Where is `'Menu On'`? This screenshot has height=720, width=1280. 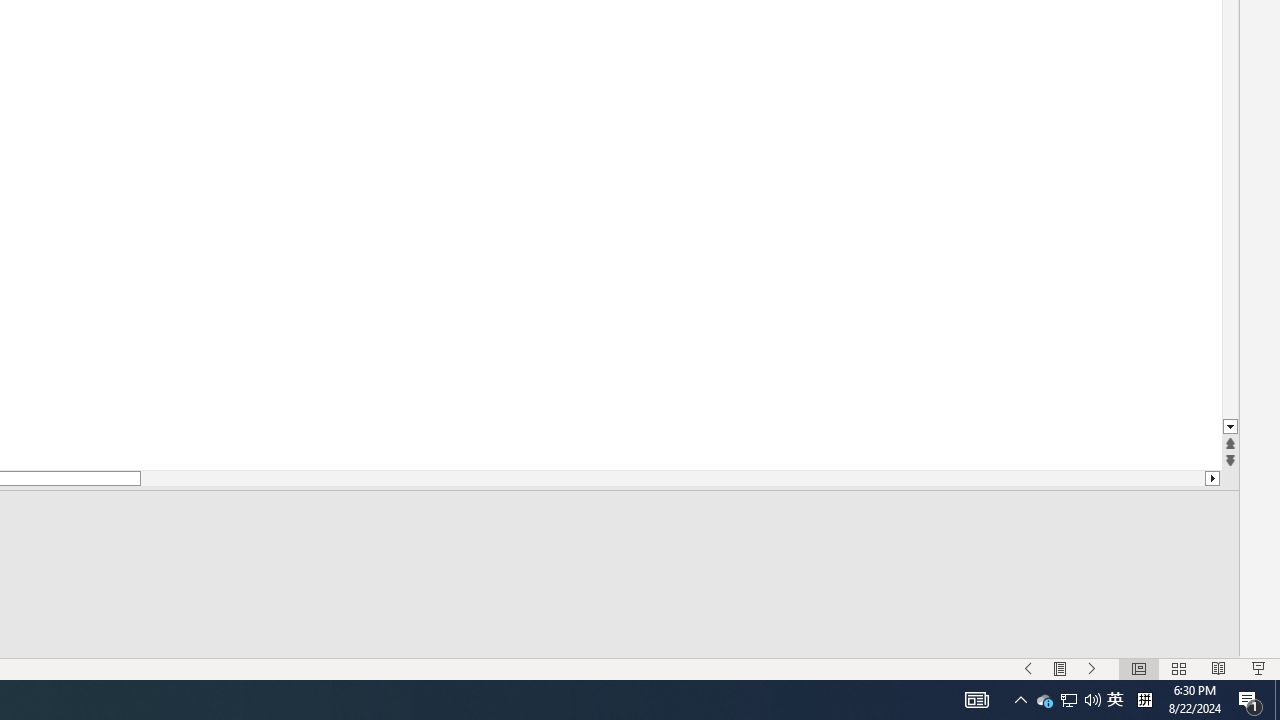 'Menu On' is located at coordinates (1059, 669).